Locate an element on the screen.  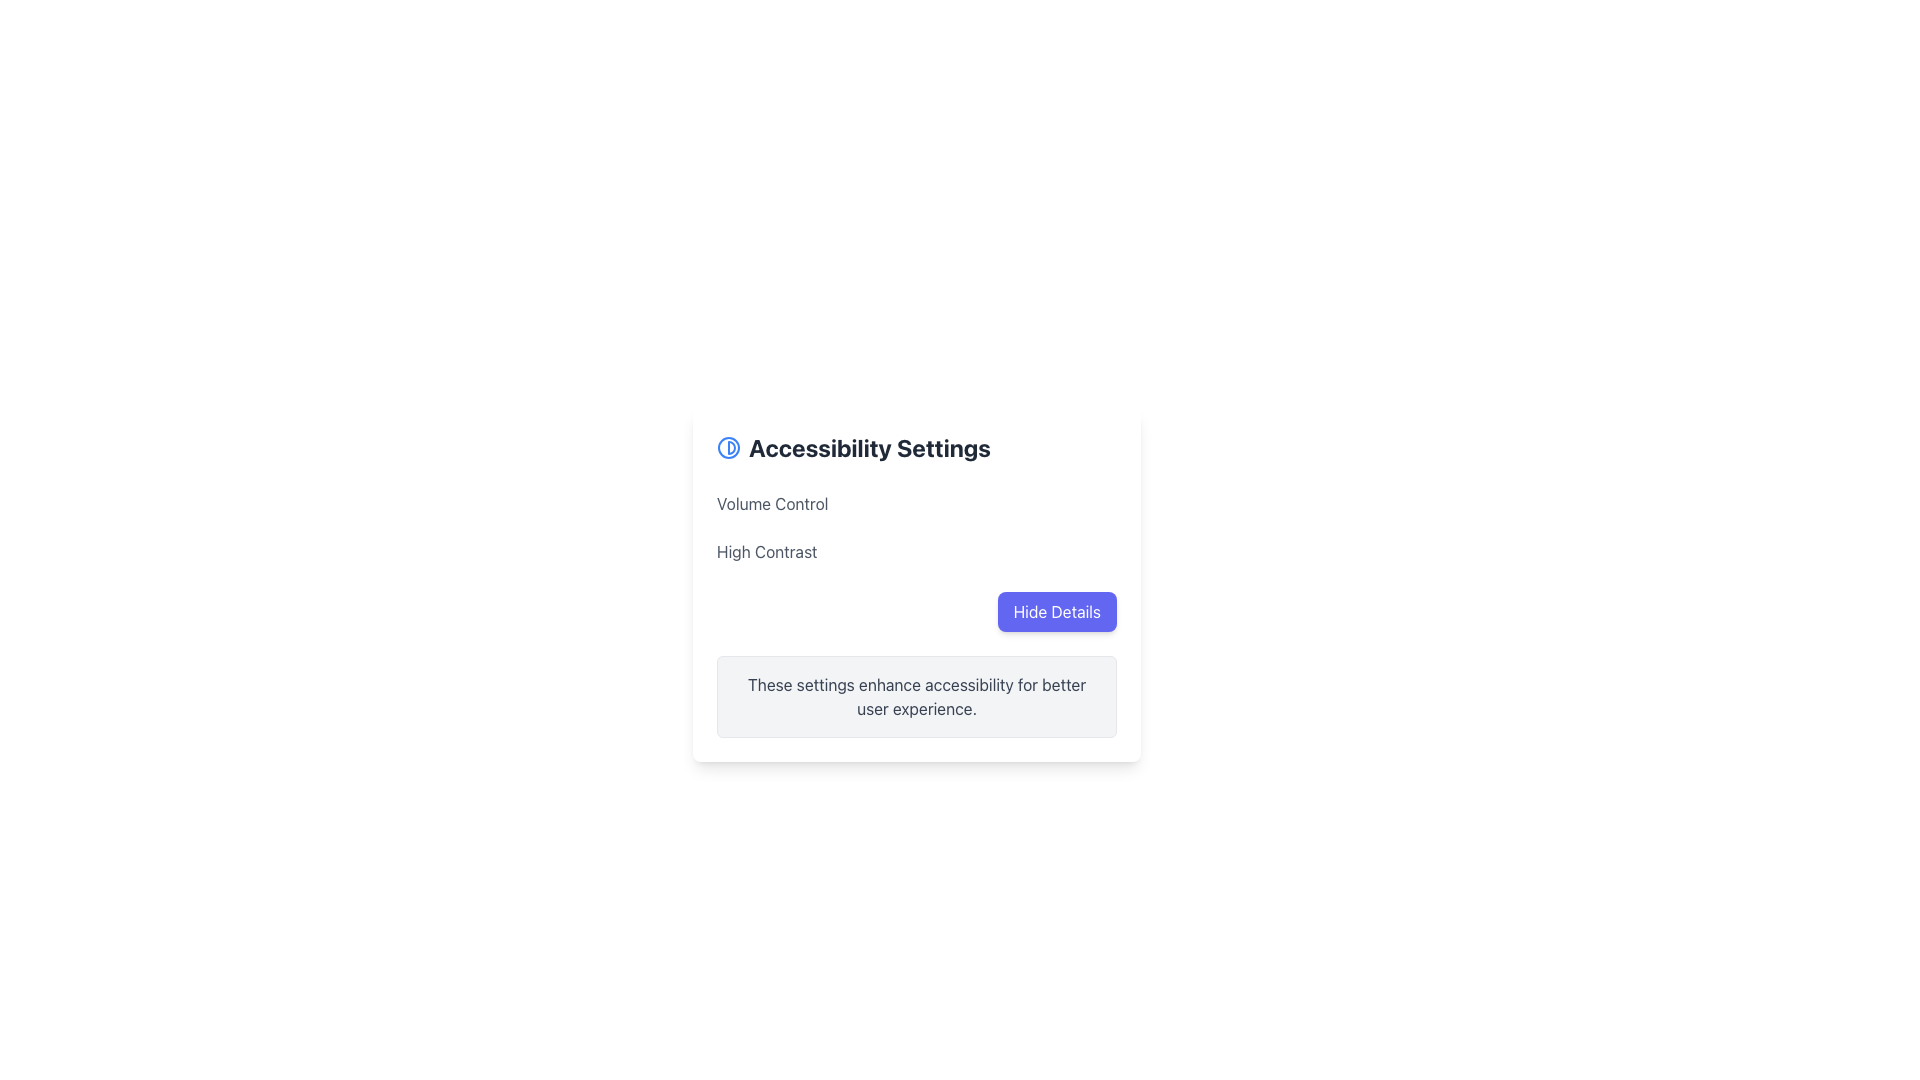
the circular icon with blue and white segments located to the left of the 'Accessibility Settings' text is located at coordinates (728, 446).